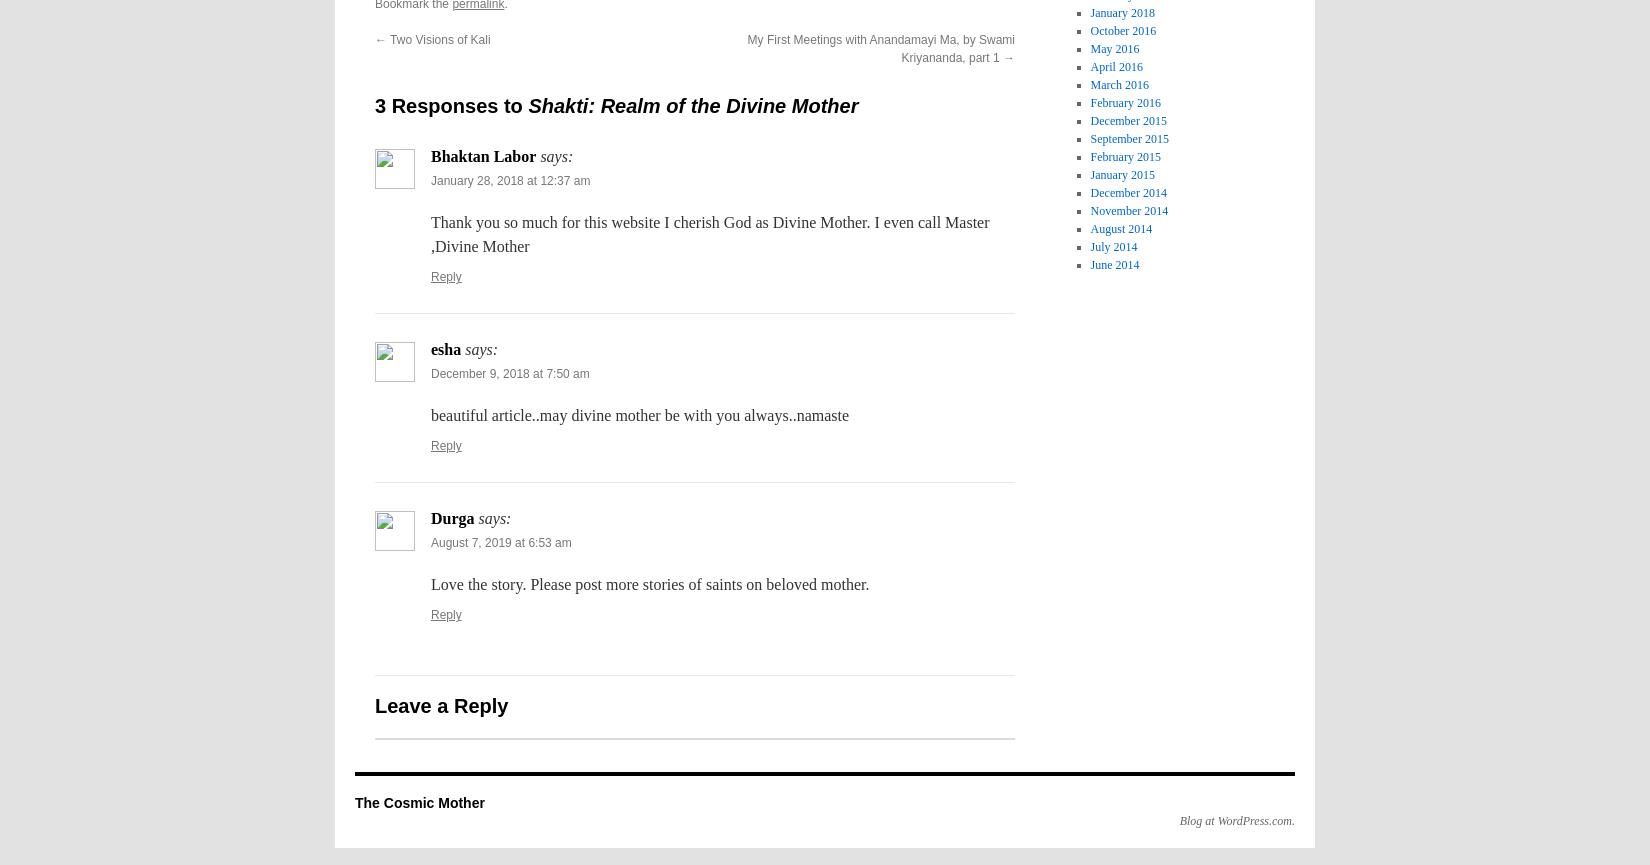  What do you see at coordinates (1089, 30) in the screenshot?
I see `'October 2016'` at bounding box center [1089, 30].